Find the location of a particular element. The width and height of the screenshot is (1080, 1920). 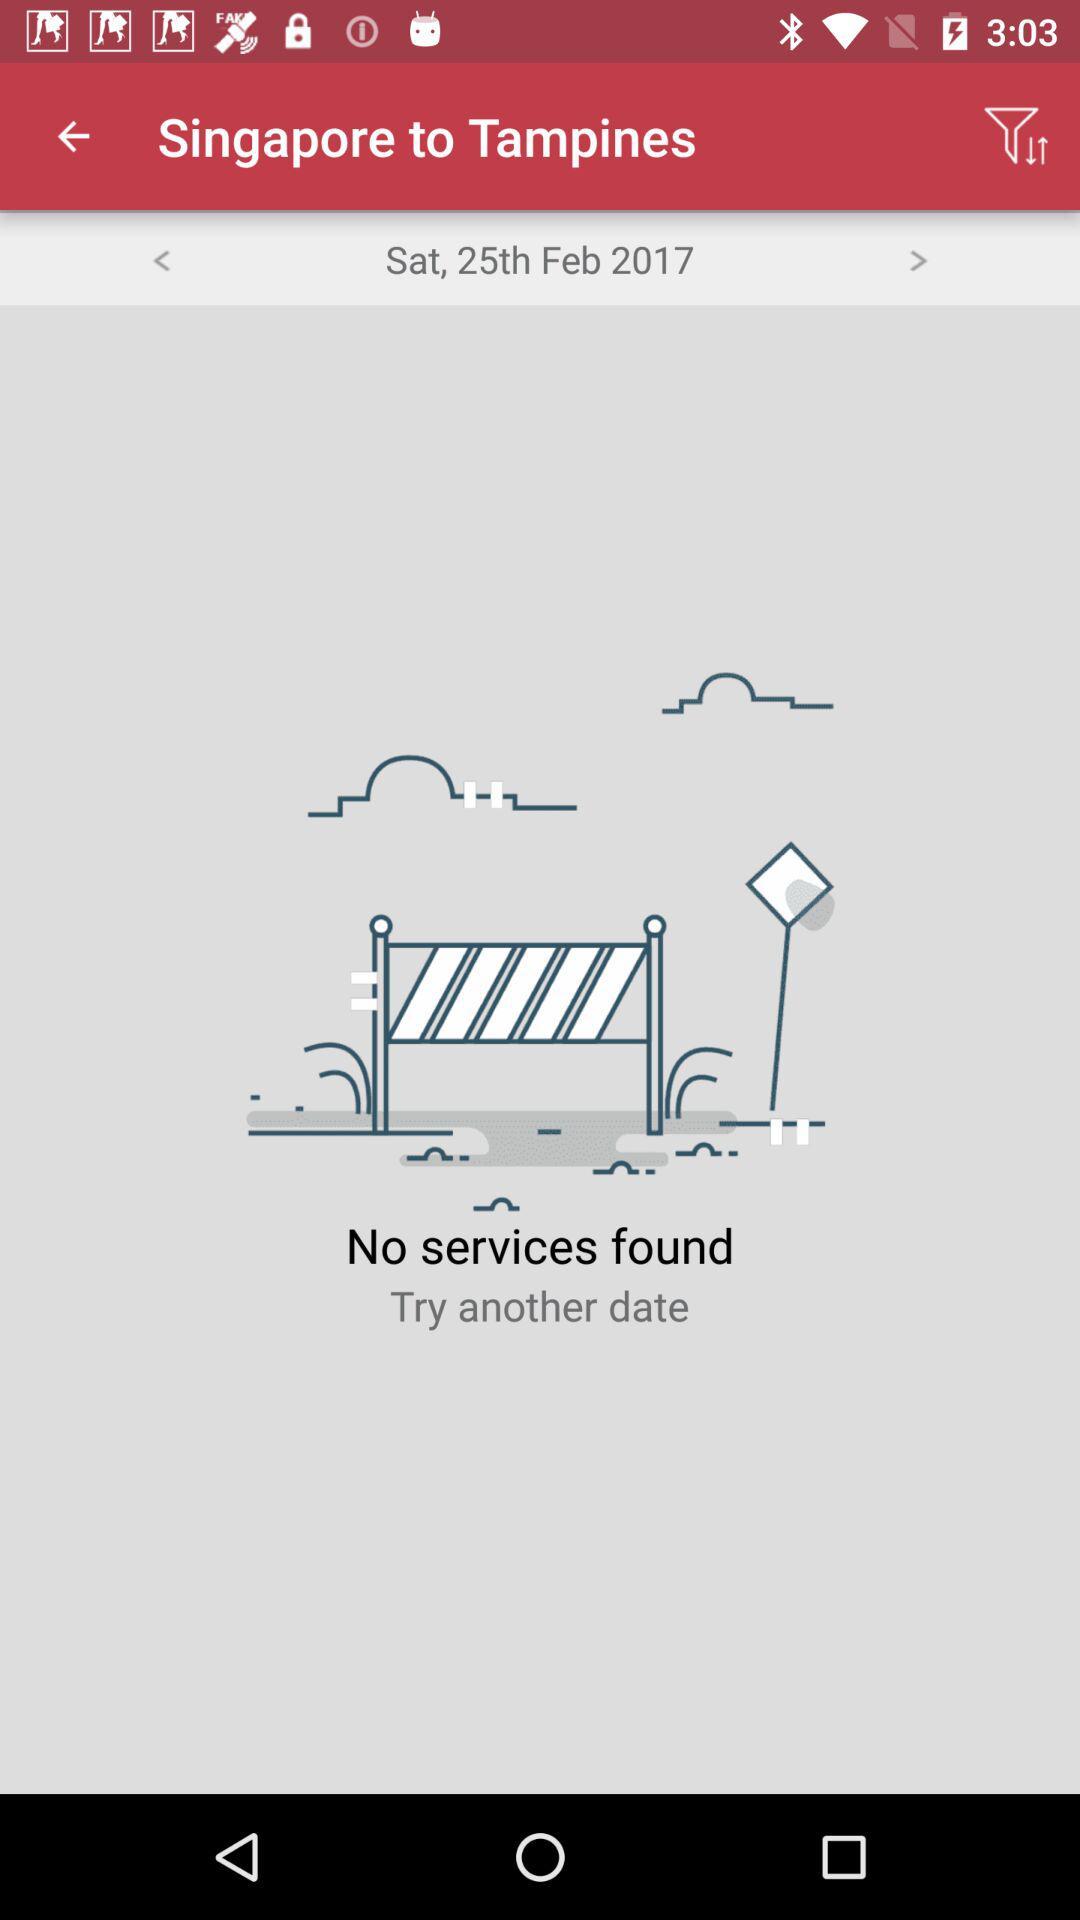

the arrow_backward icon is located at coordinates (159, 257).